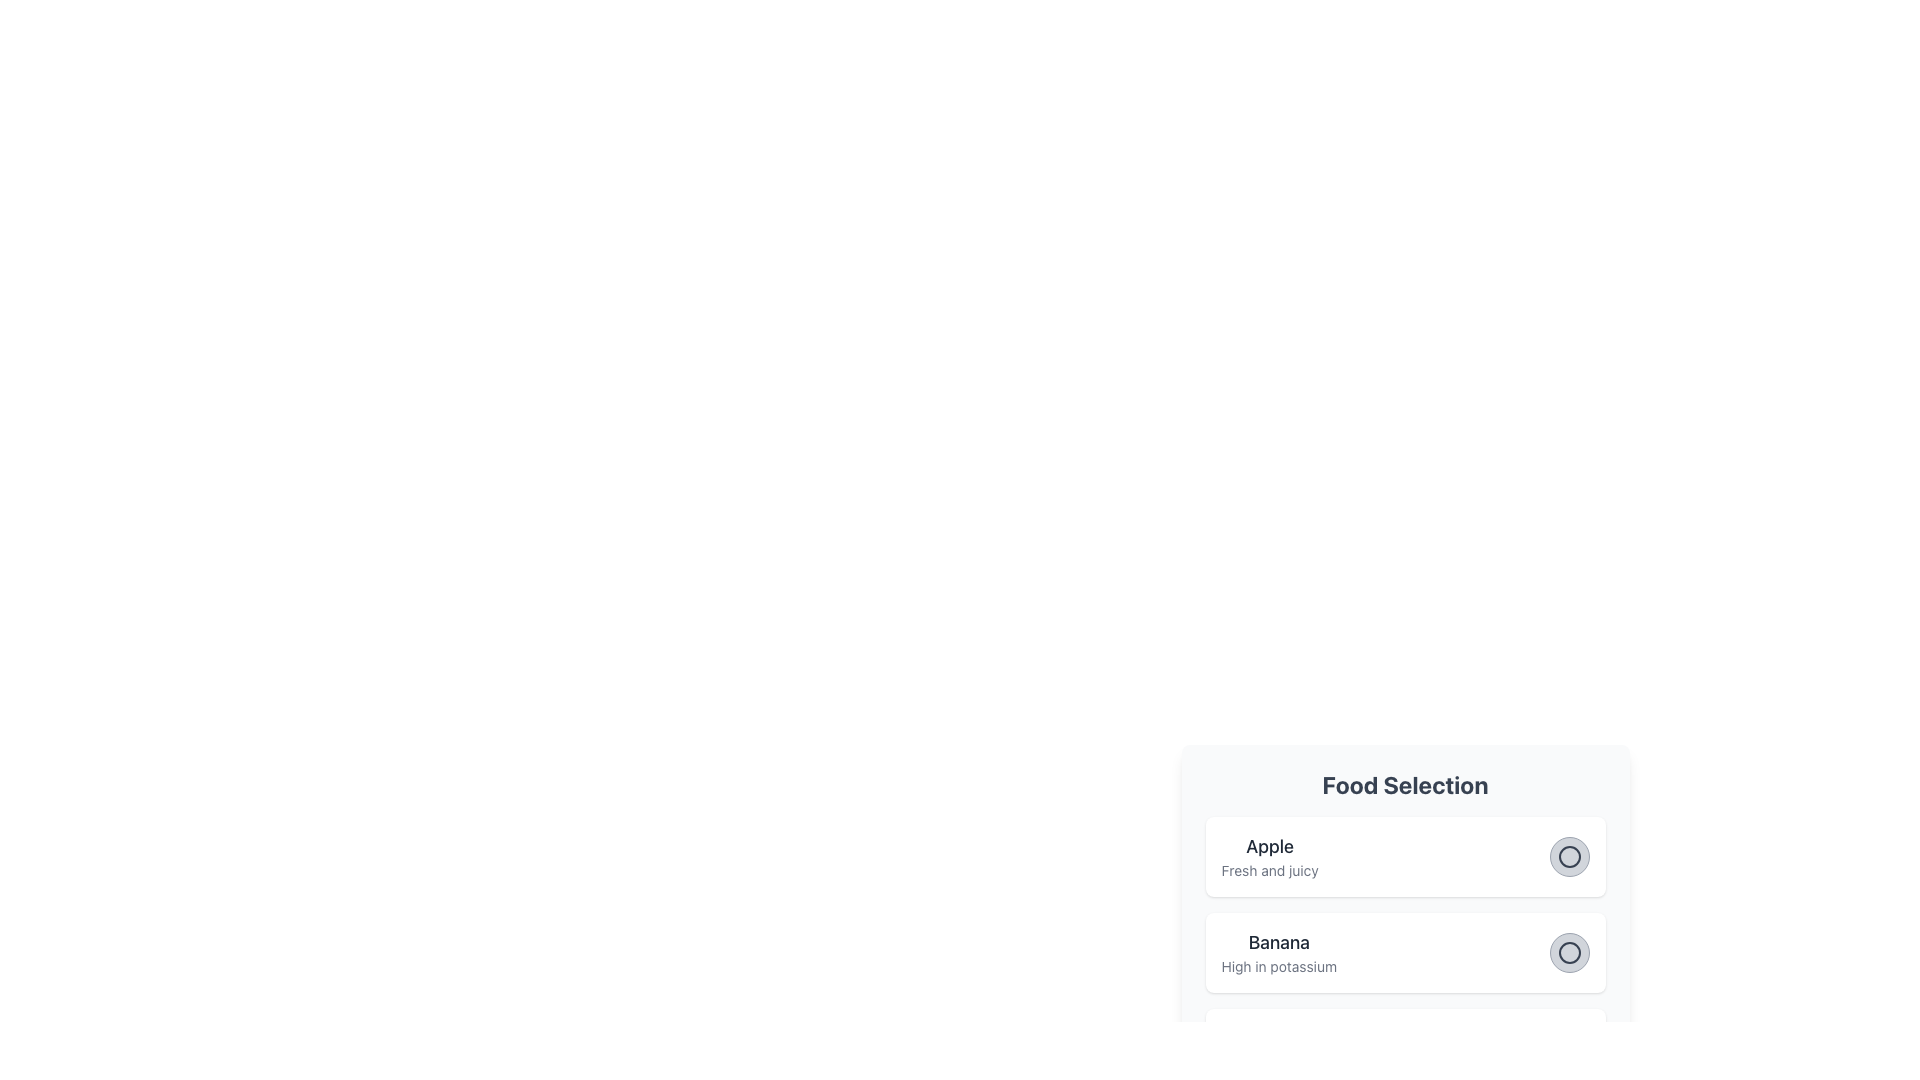 This screenshot has width=1920, height=1080. I want to click on the header text element indicating the item name 'Apple' within the food selection list, so click(1269, 847).